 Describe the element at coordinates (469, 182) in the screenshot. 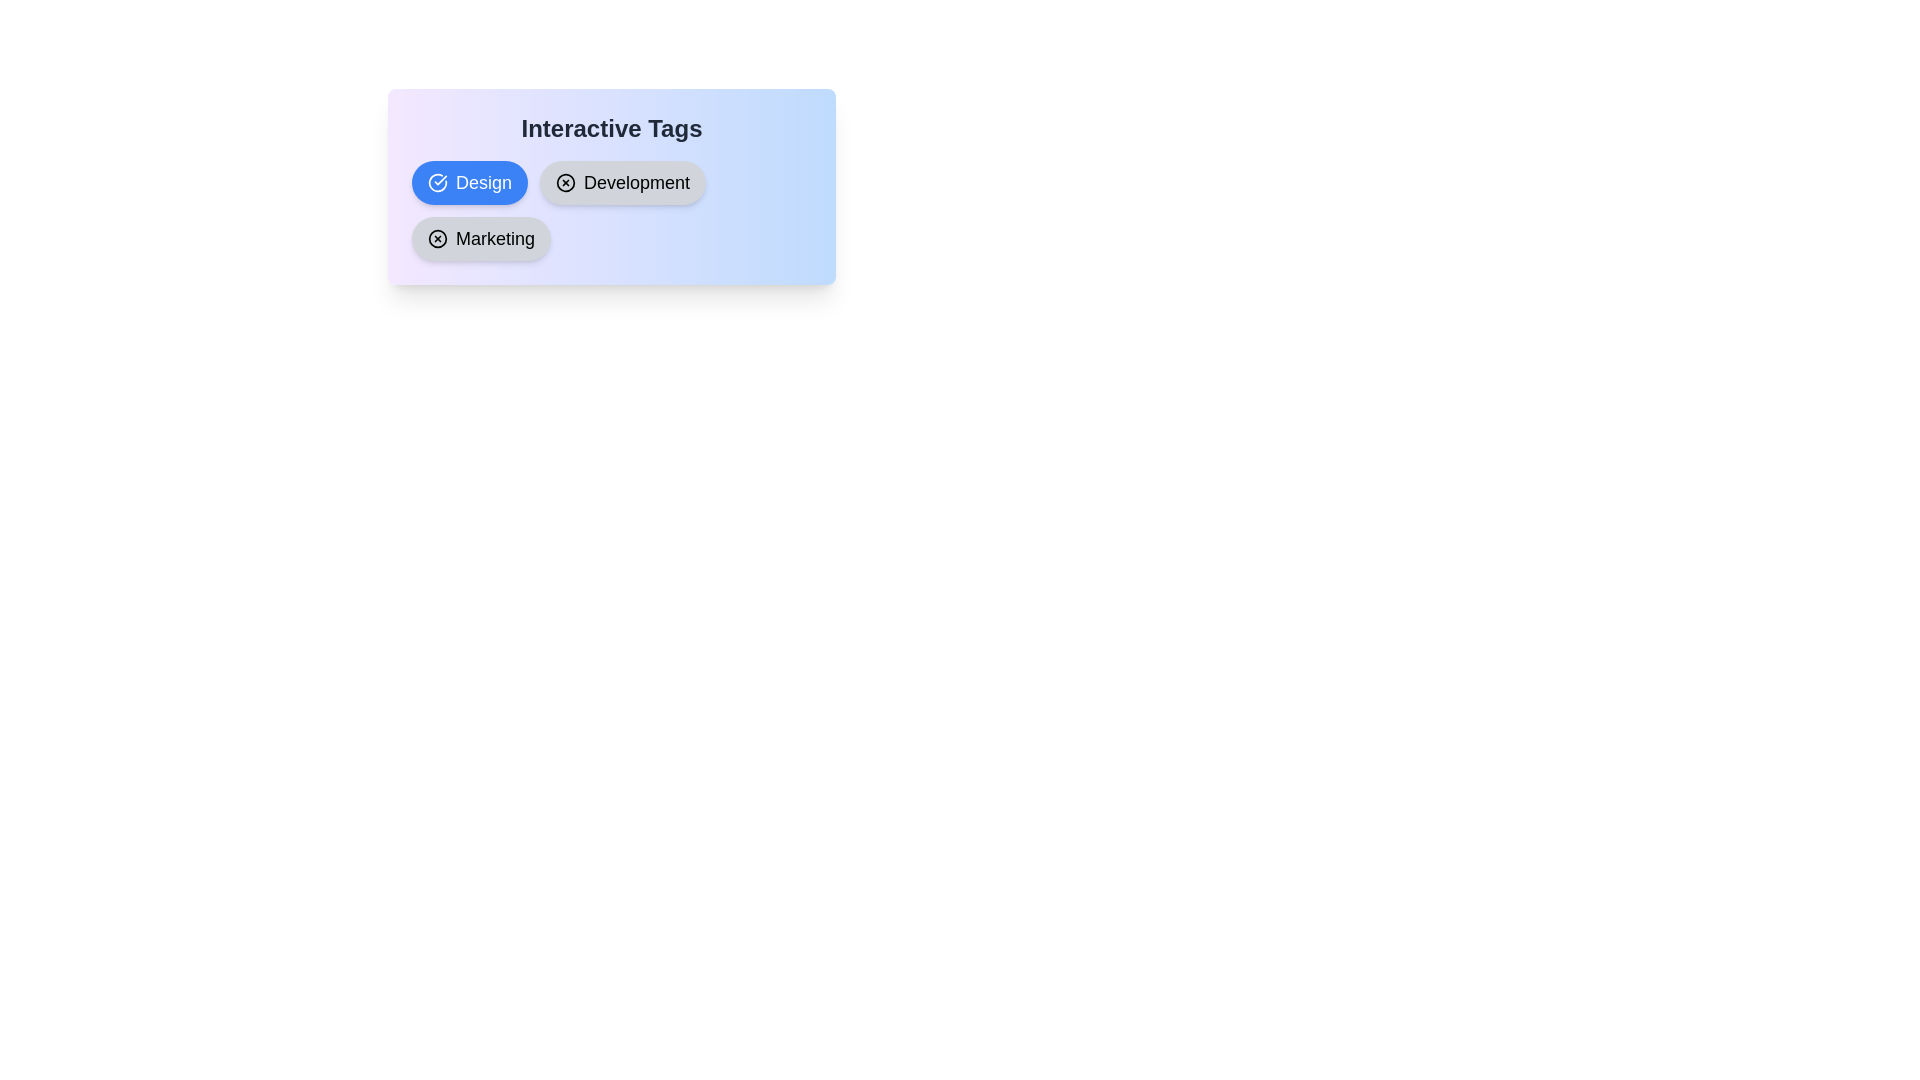

I see `the chip labeled 'Design' to observe its hover effect` at that location.